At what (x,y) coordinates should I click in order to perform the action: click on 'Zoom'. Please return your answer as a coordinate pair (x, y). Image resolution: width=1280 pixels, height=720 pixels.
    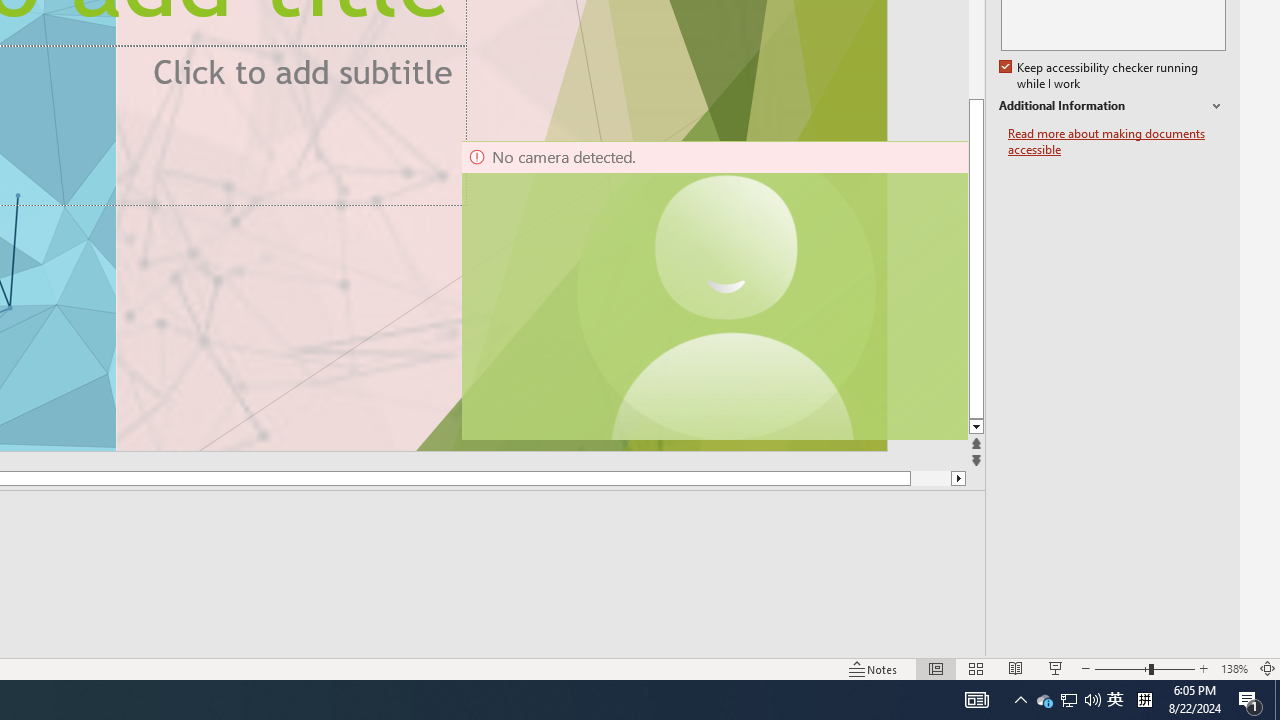
    Looking at the image, I should click on (1144, 669).